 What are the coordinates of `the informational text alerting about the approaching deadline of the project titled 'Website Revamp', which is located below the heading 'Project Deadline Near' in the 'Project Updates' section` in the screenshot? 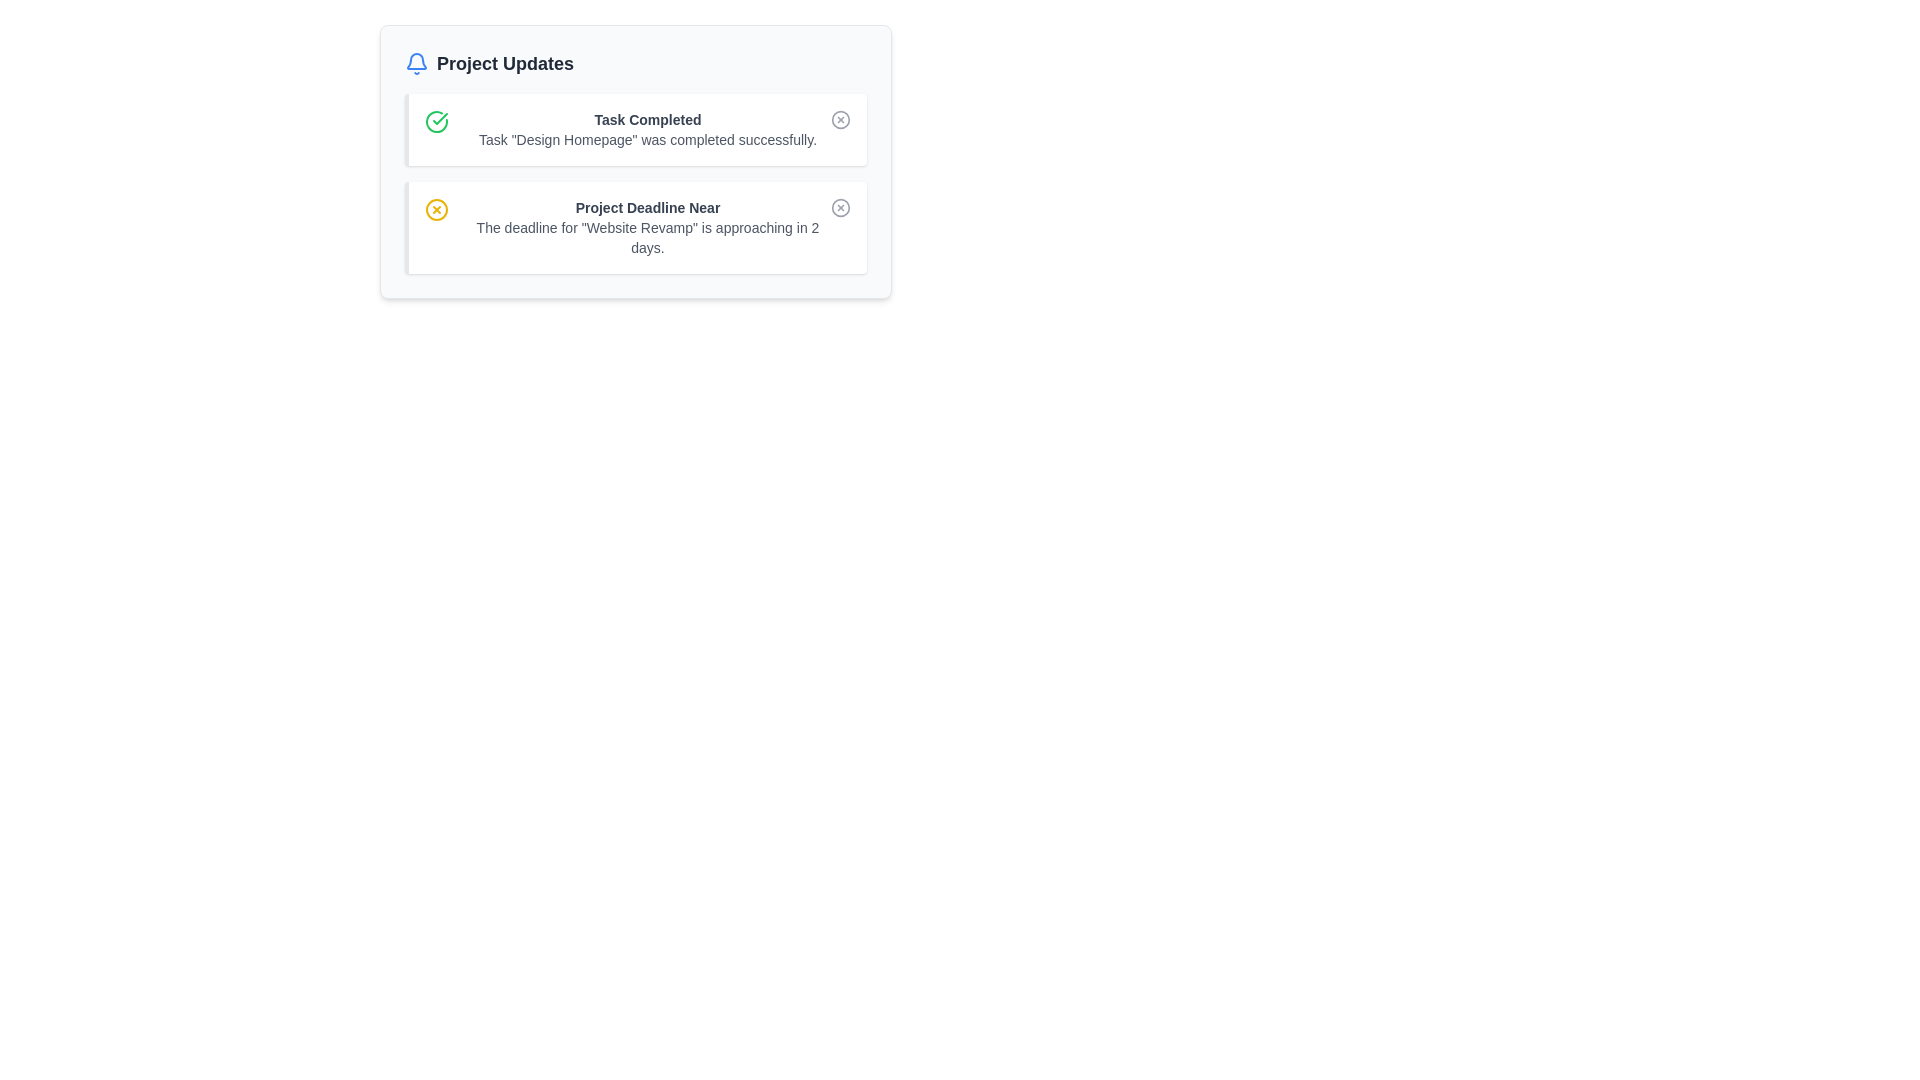 It's located at (648, 237).